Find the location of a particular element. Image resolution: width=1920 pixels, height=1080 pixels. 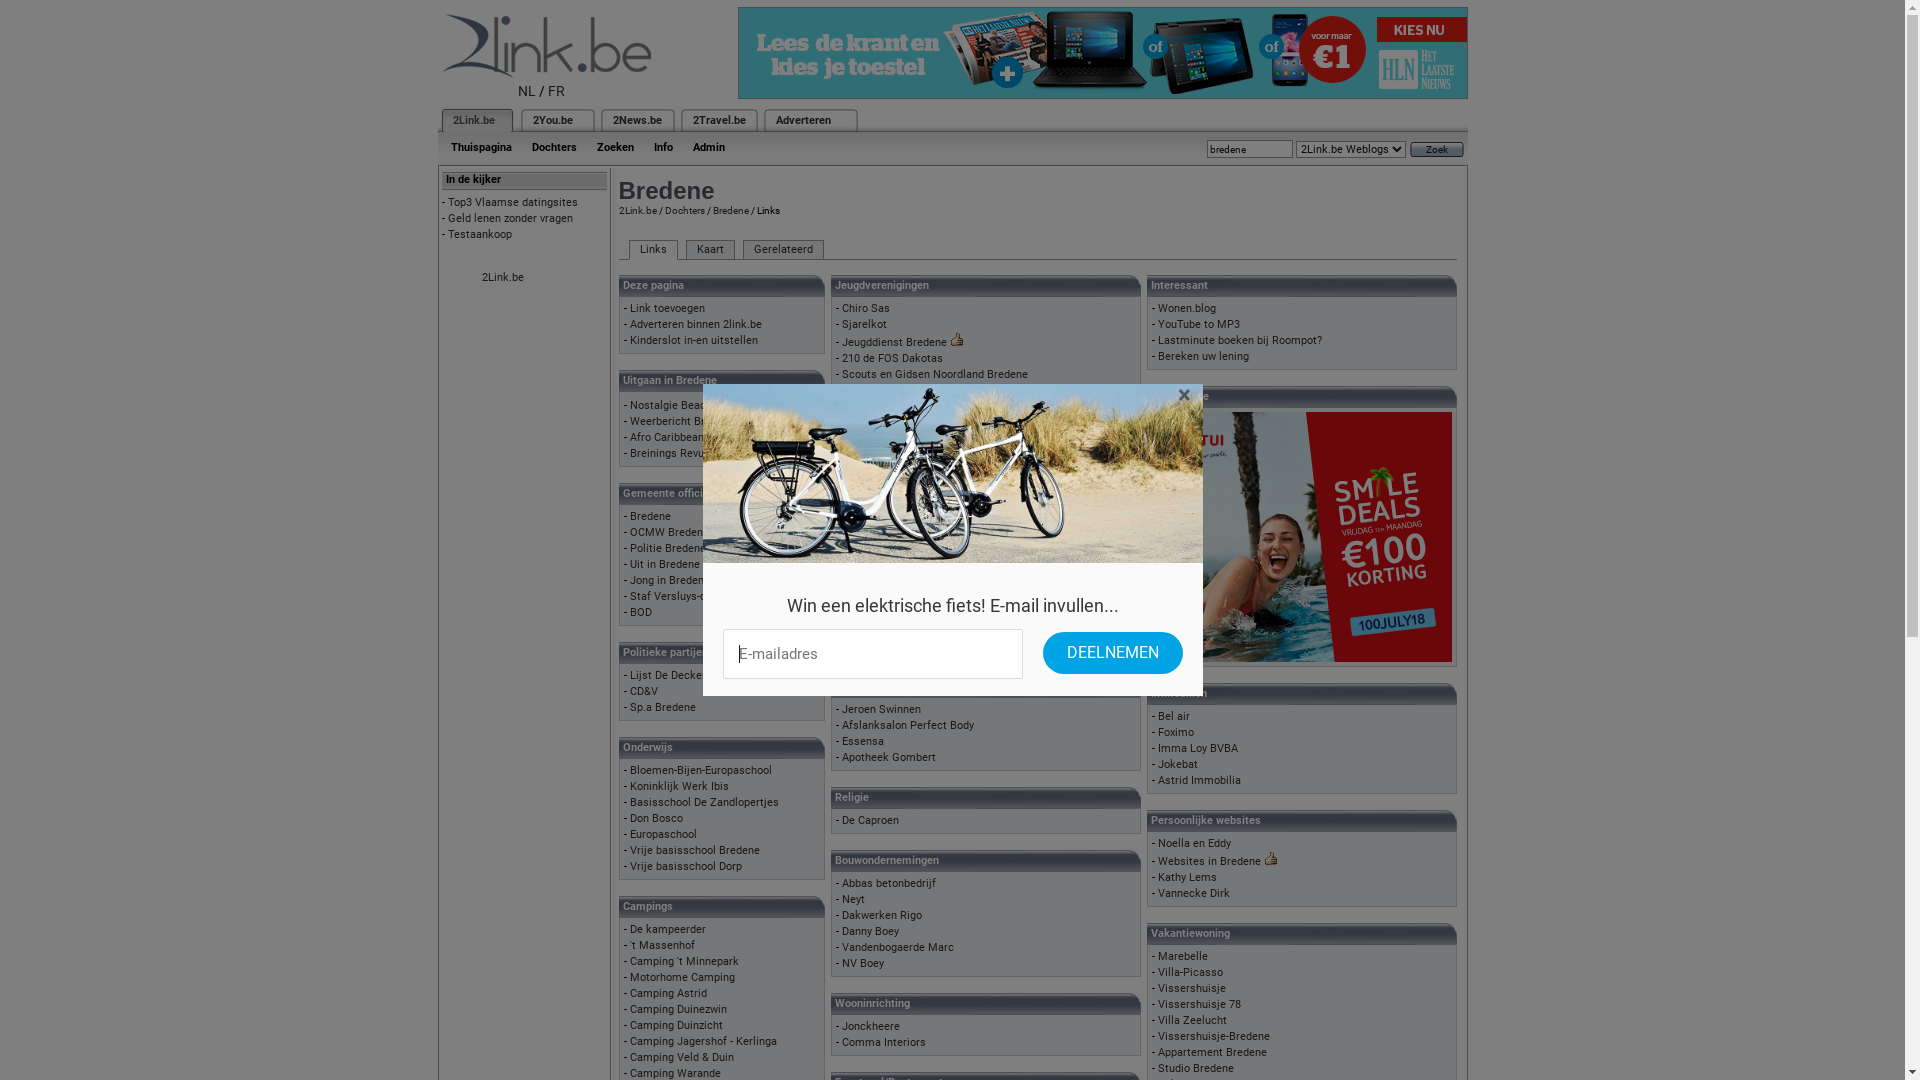

'Chiro Sas' is located at coordinates (865, 308).